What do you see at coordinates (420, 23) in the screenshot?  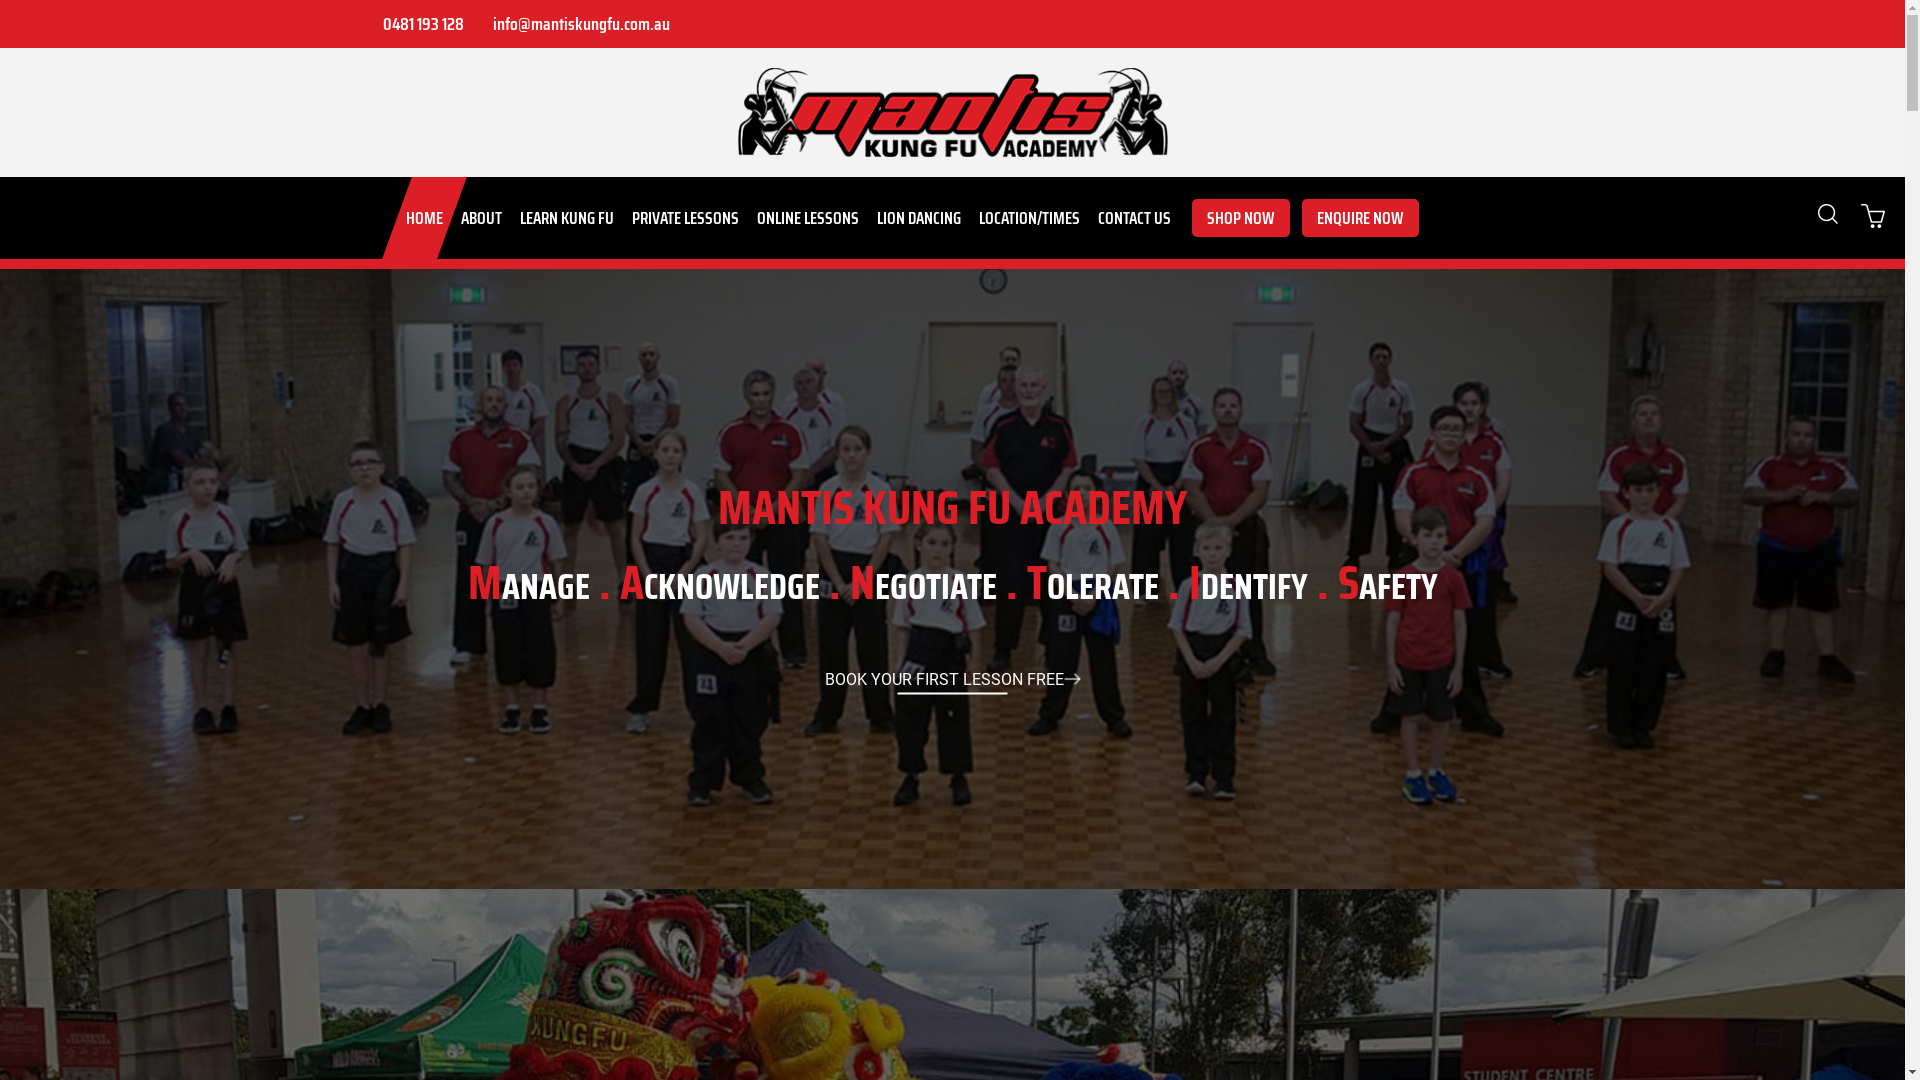 I see `'0481 193 128'` at bounding box center [420, 23].